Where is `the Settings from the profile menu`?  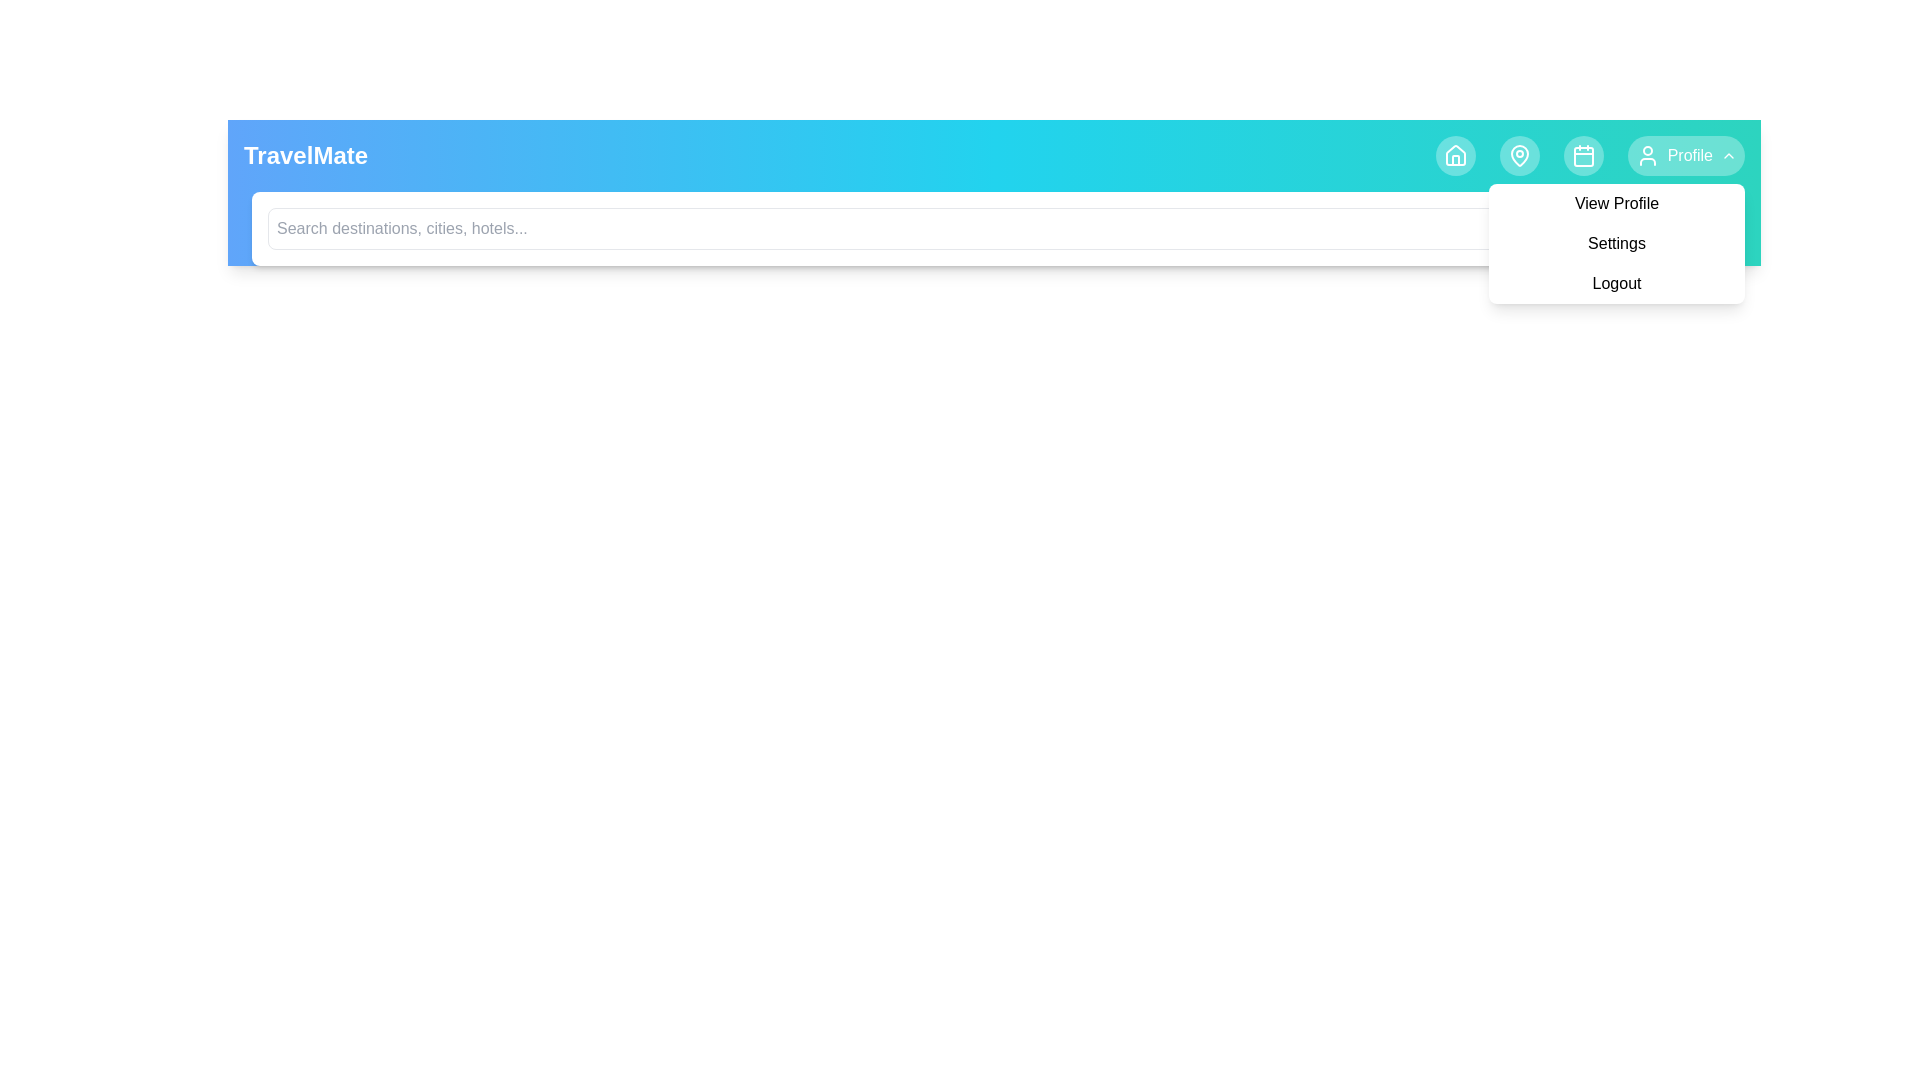 the Settings from the profile menu is located at coordinates (1617, 242).